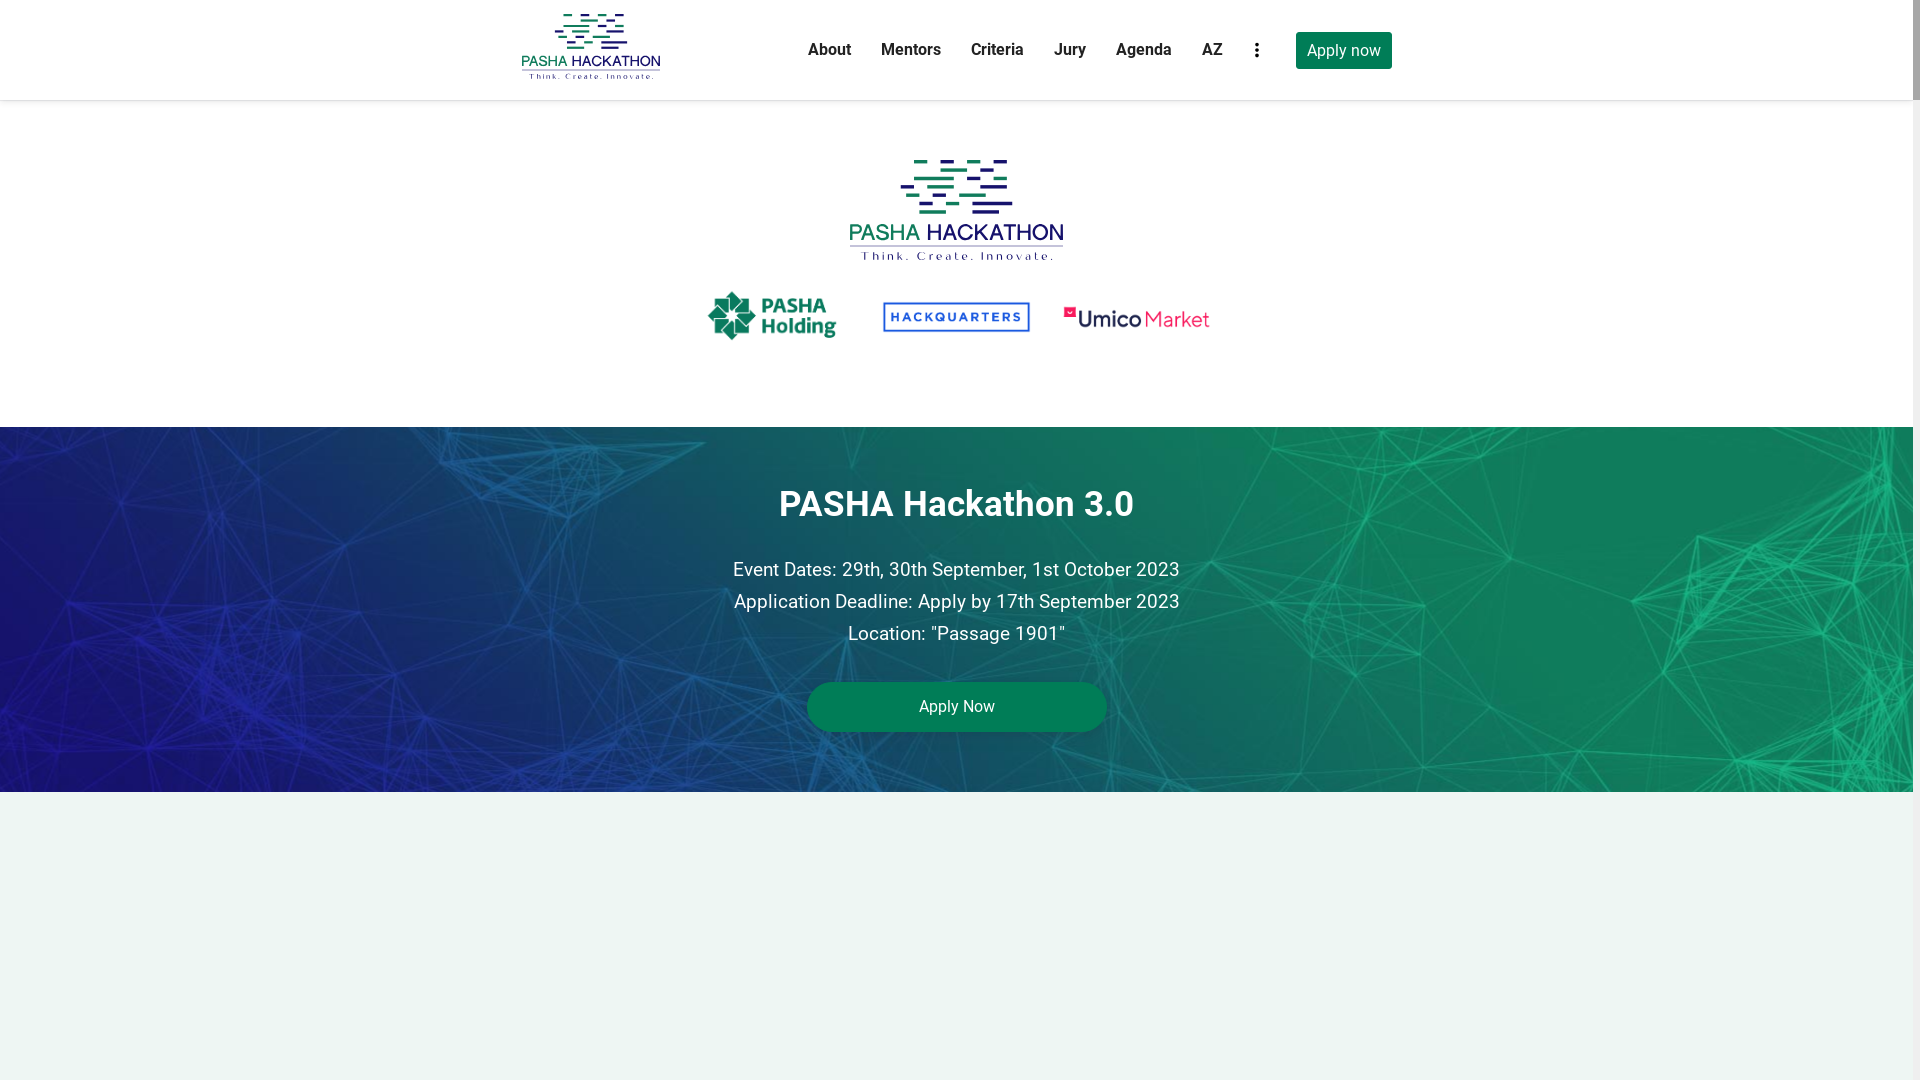  What do you see at coordinates (996, 48) in the screenshot?
I see `'Criteria'` at bounding box center [996, 48].